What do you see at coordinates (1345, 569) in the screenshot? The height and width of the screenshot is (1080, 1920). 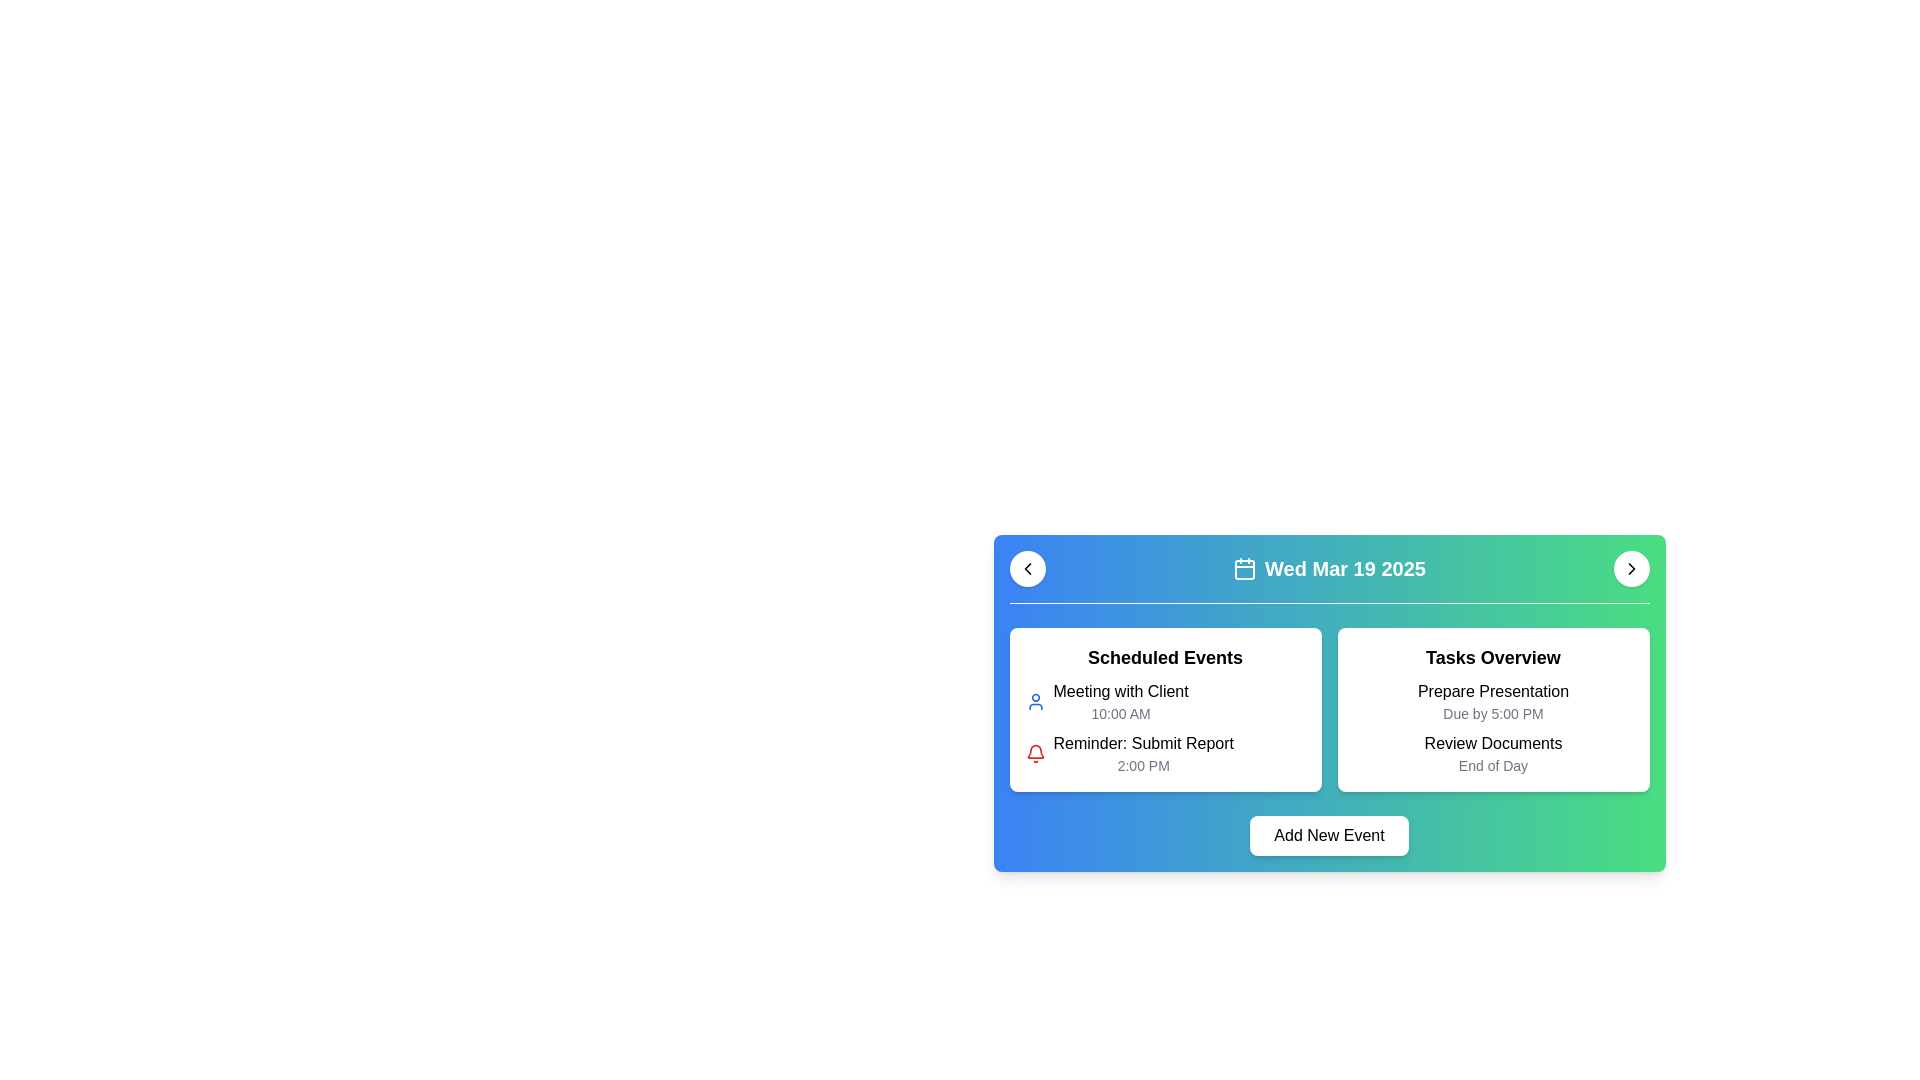 I see `the static text label displaying the date 'Wed Mar 19 2025', which is styled with a large font size and bold weight, located at the top-center of the panel with a blue-green gradient background` at bounding box center [1345, 569].